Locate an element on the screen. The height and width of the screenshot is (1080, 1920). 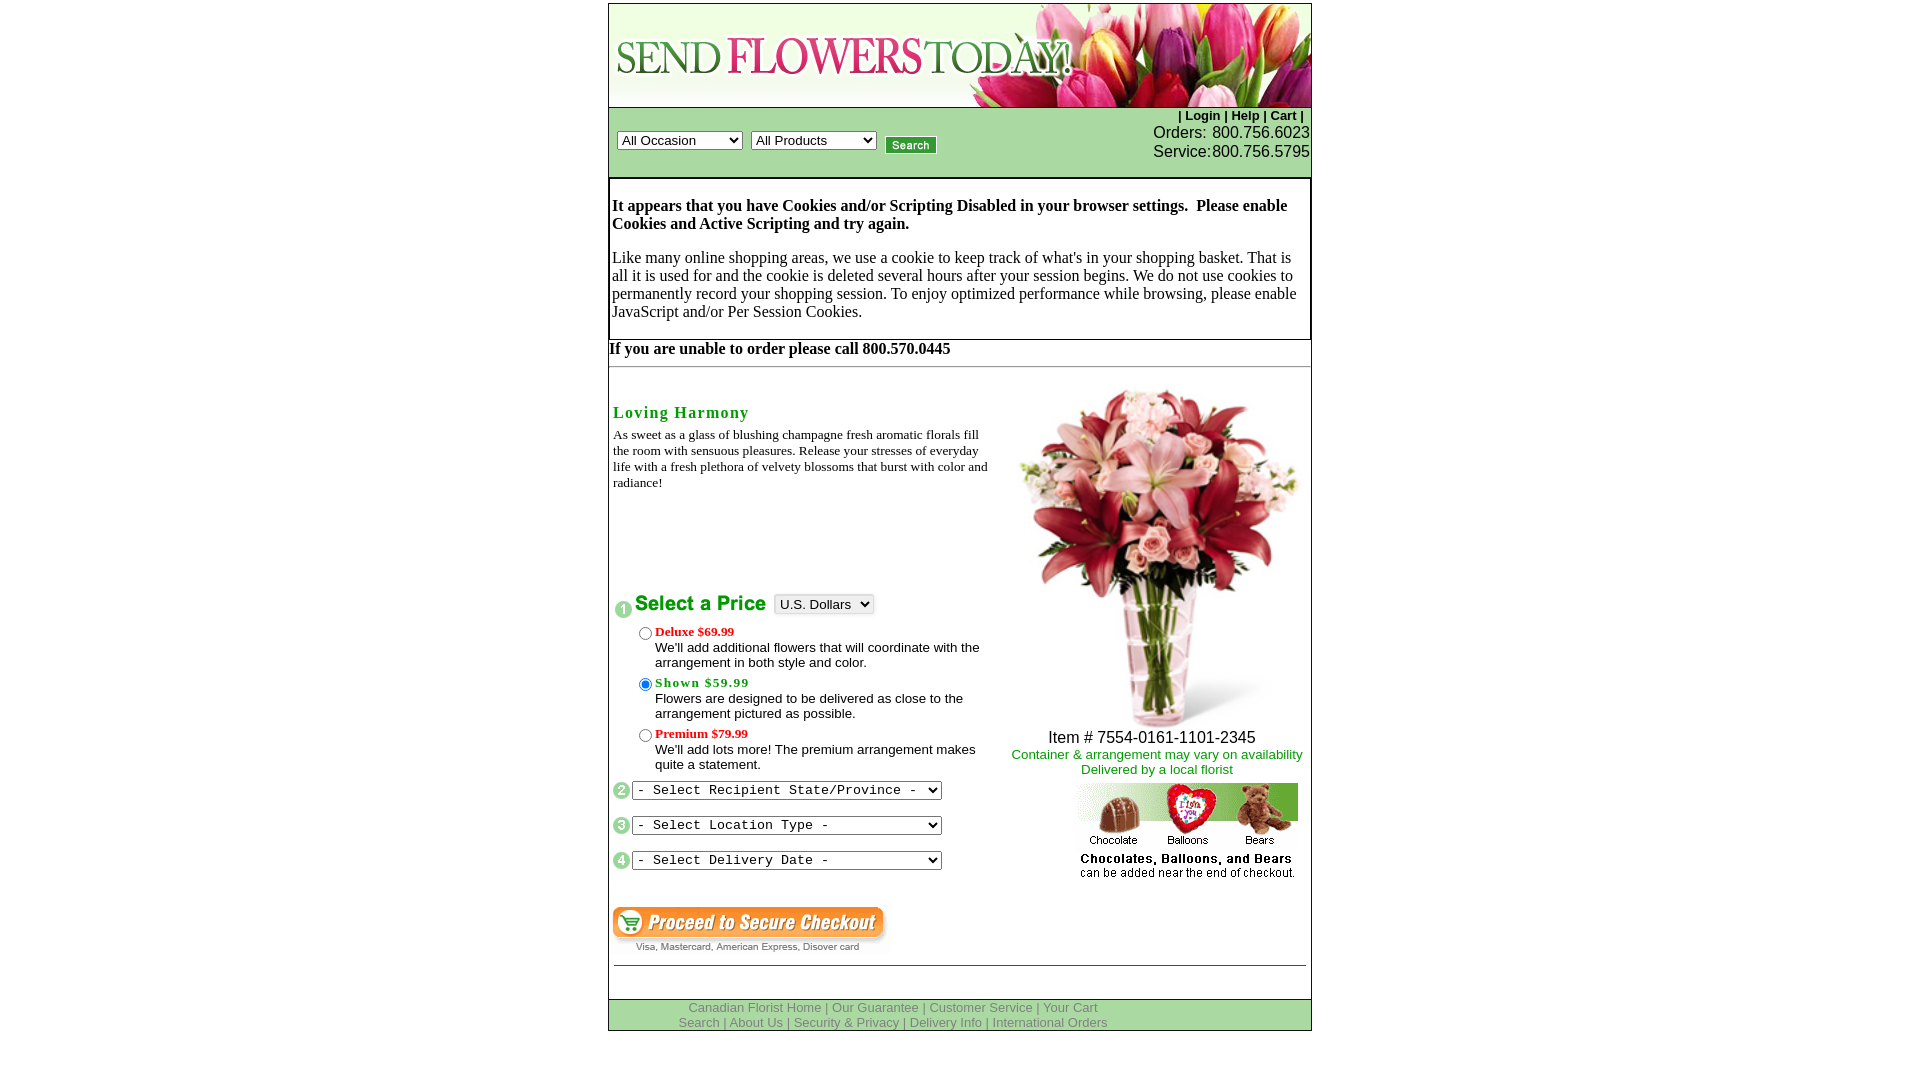
'Login' is located at coordinates (1201, 115).